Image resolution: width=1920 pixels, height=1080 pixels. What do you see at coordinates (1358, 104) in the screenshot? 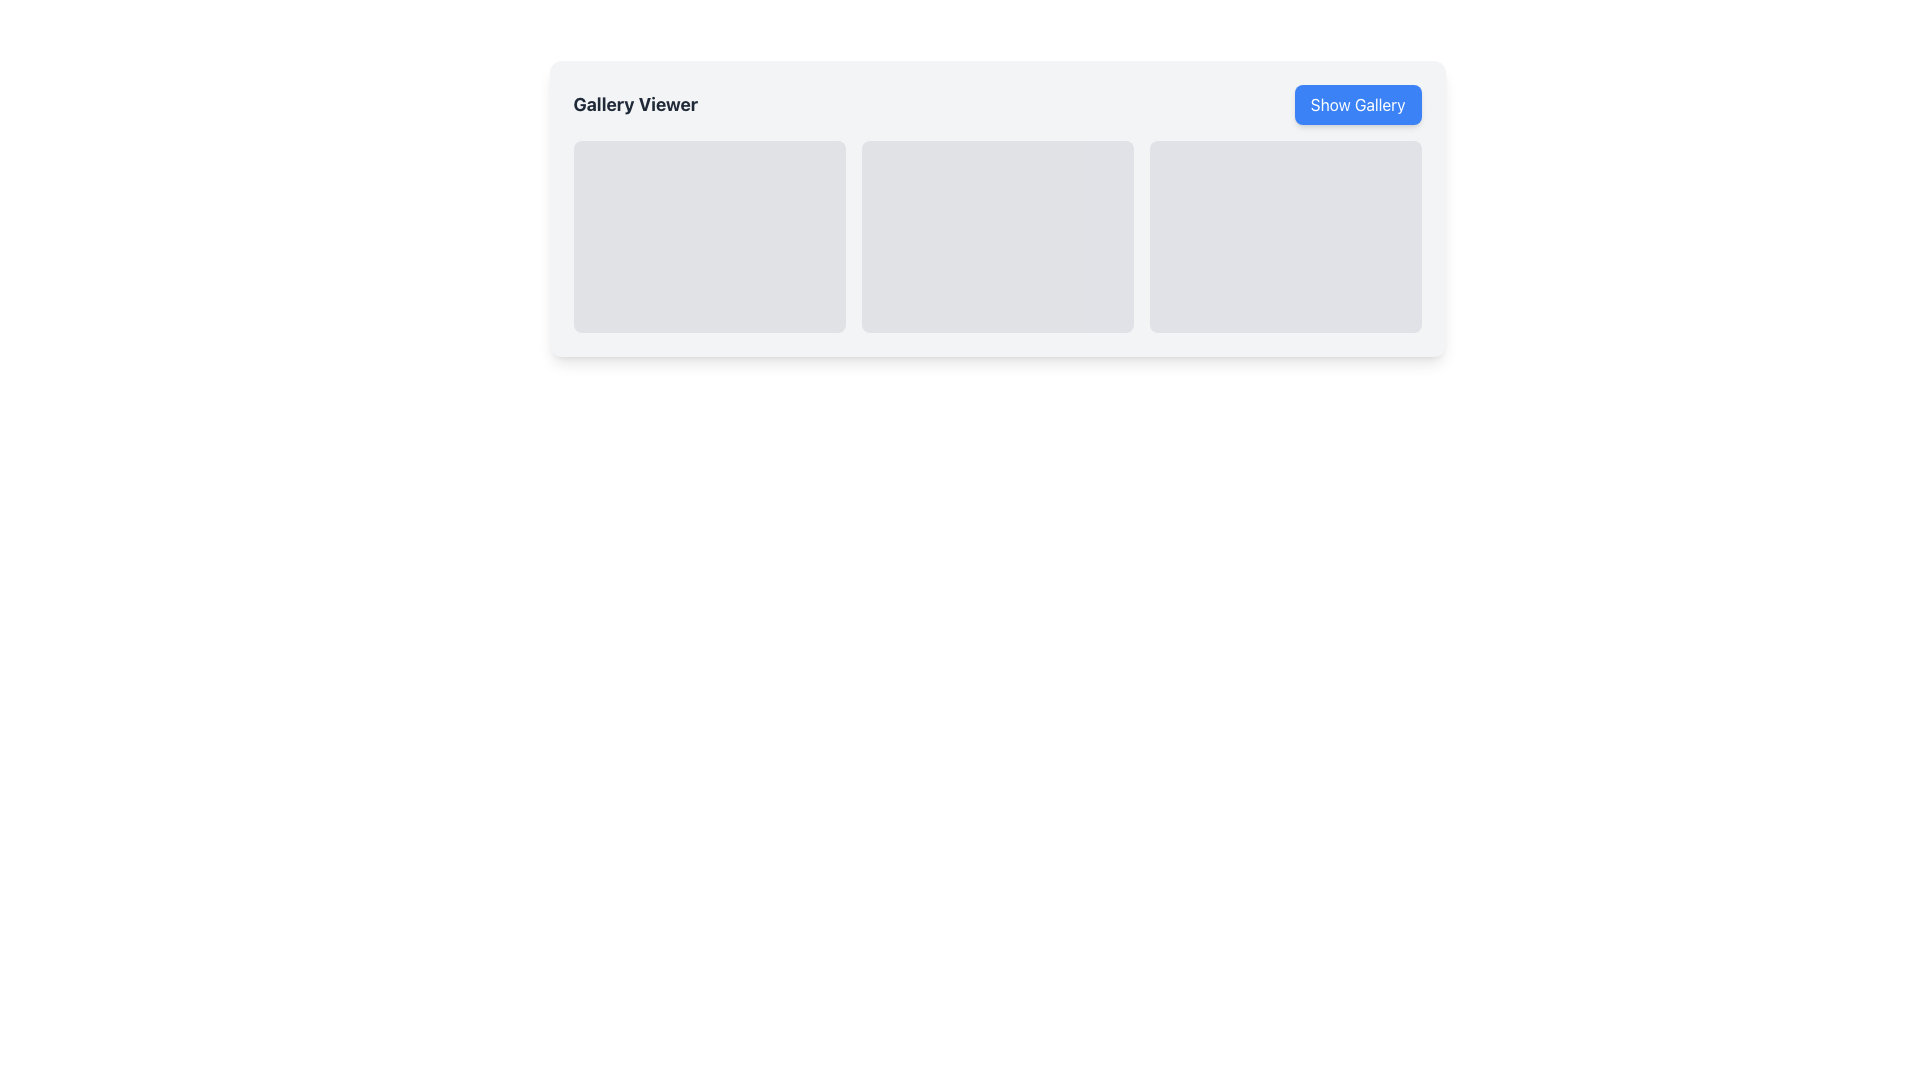
I see `the rectangular button with a blue background and white text reading 'Show Gallery' for keyboard interaction` at bounding box center [1358, 104].